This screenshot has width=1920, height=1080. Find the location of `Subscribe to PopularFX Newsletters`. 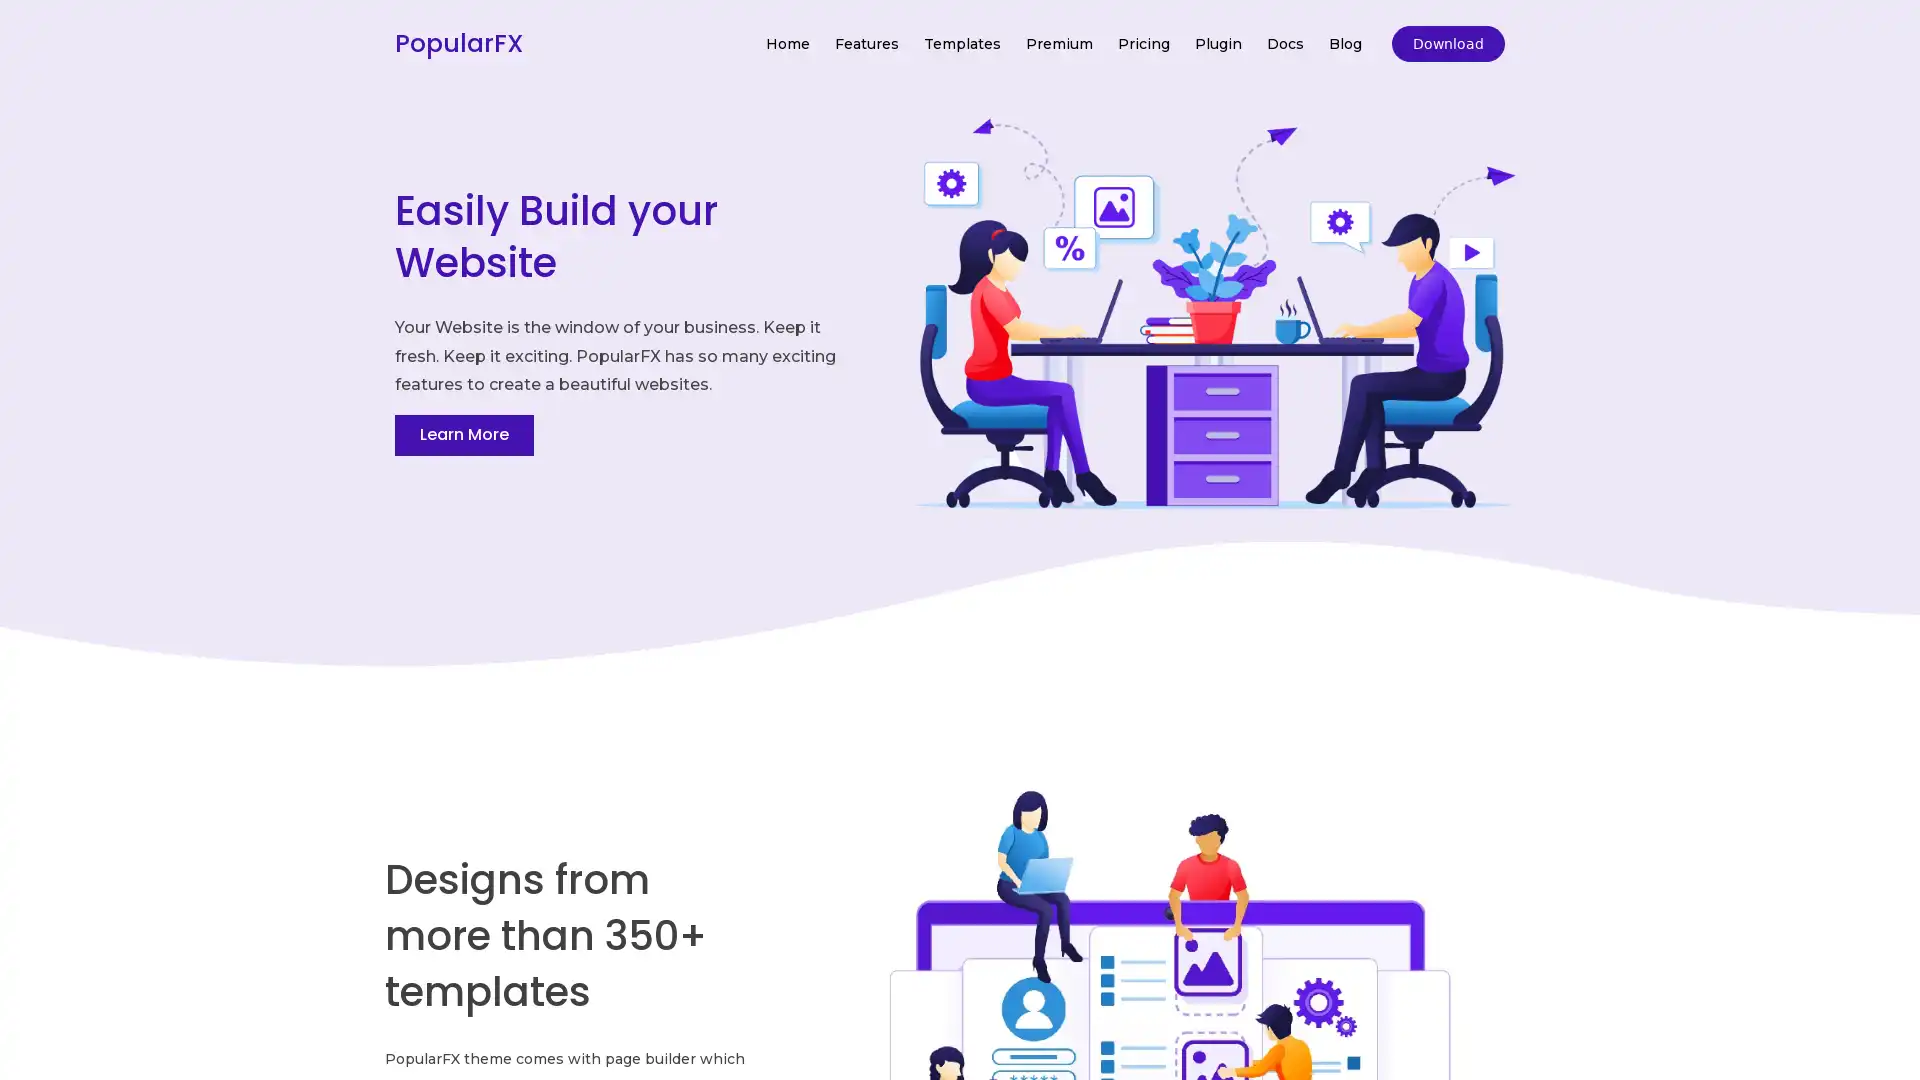

Subscribe to PopularFX Newsletters is located at coordinates (958, 501).